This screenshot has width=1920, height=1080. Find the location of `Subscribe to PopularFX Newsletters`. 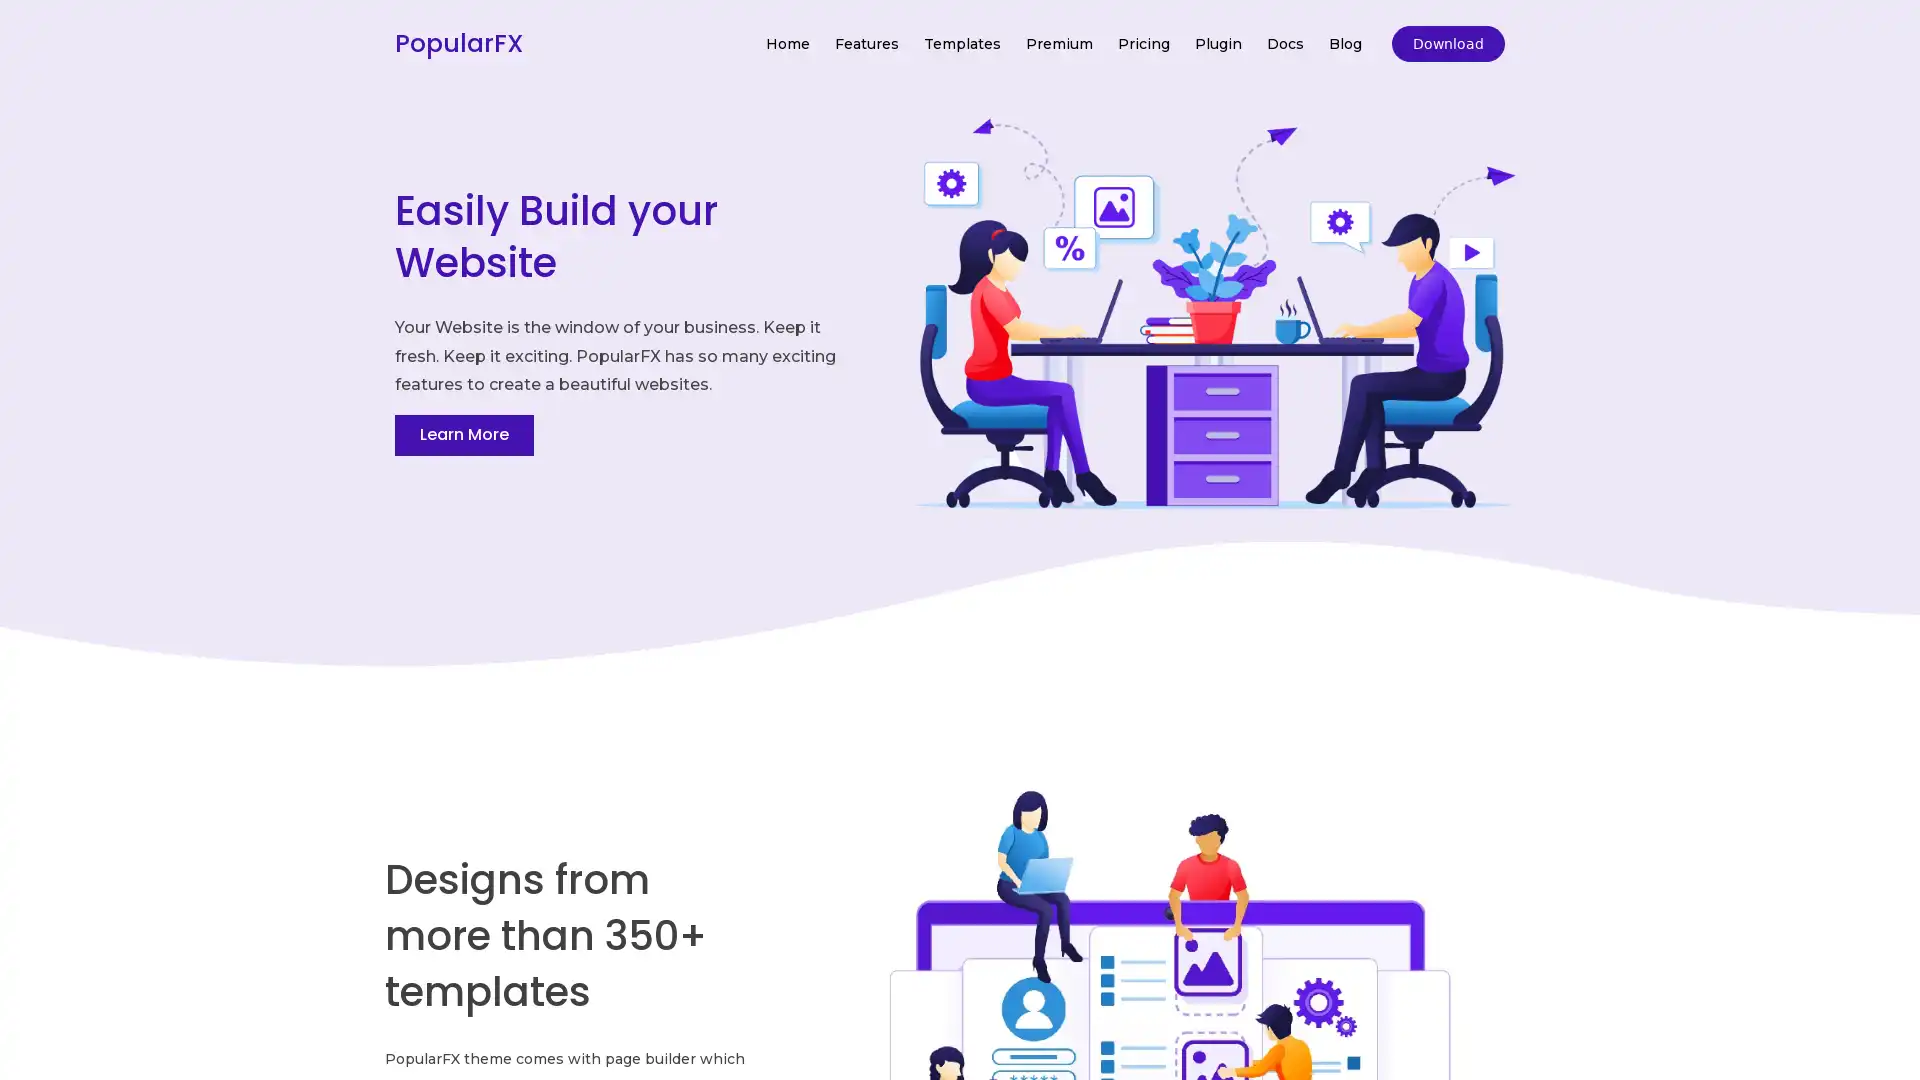

Subscribe to PopularFX Newsletters is located at coordinates (958, 501).